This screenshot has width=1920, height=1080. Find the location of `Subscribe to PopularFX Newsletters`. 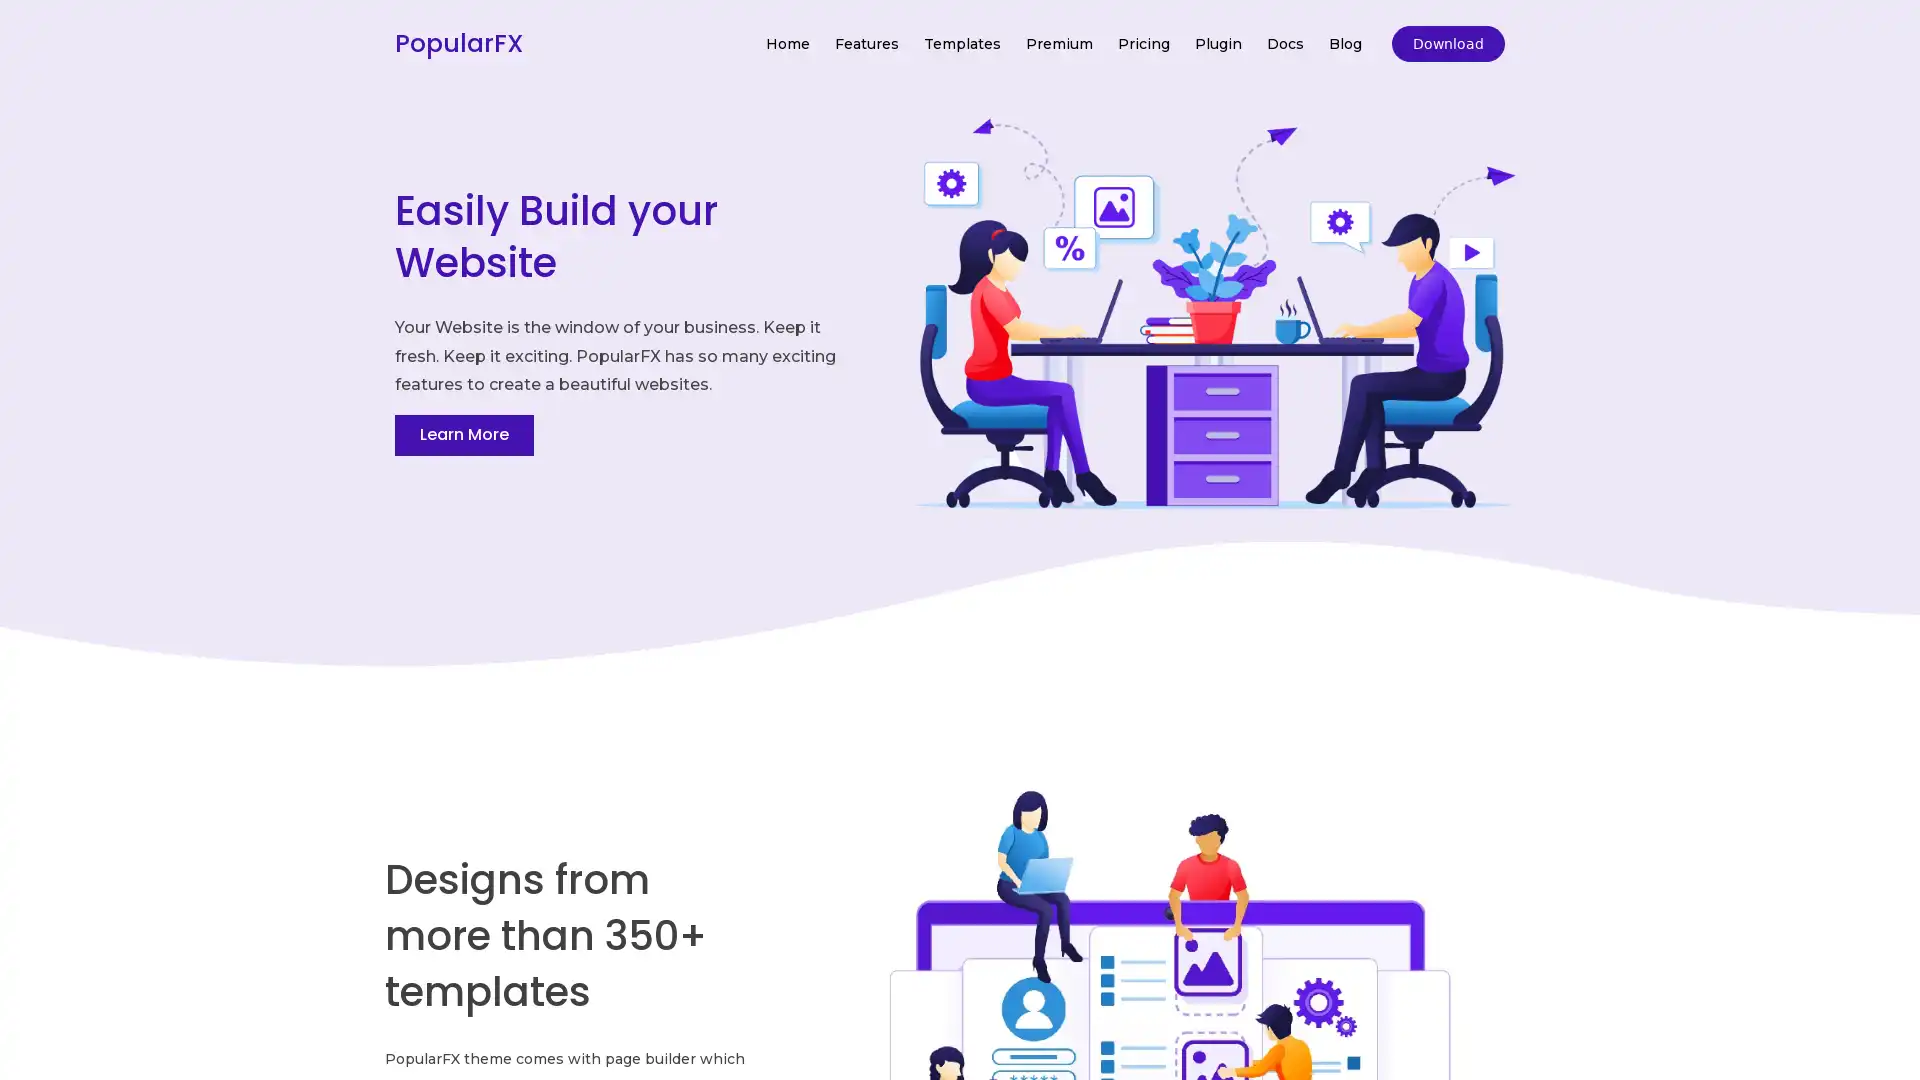

Subscribe to PopularFX Newsletters is located at coordinates (958, 501).